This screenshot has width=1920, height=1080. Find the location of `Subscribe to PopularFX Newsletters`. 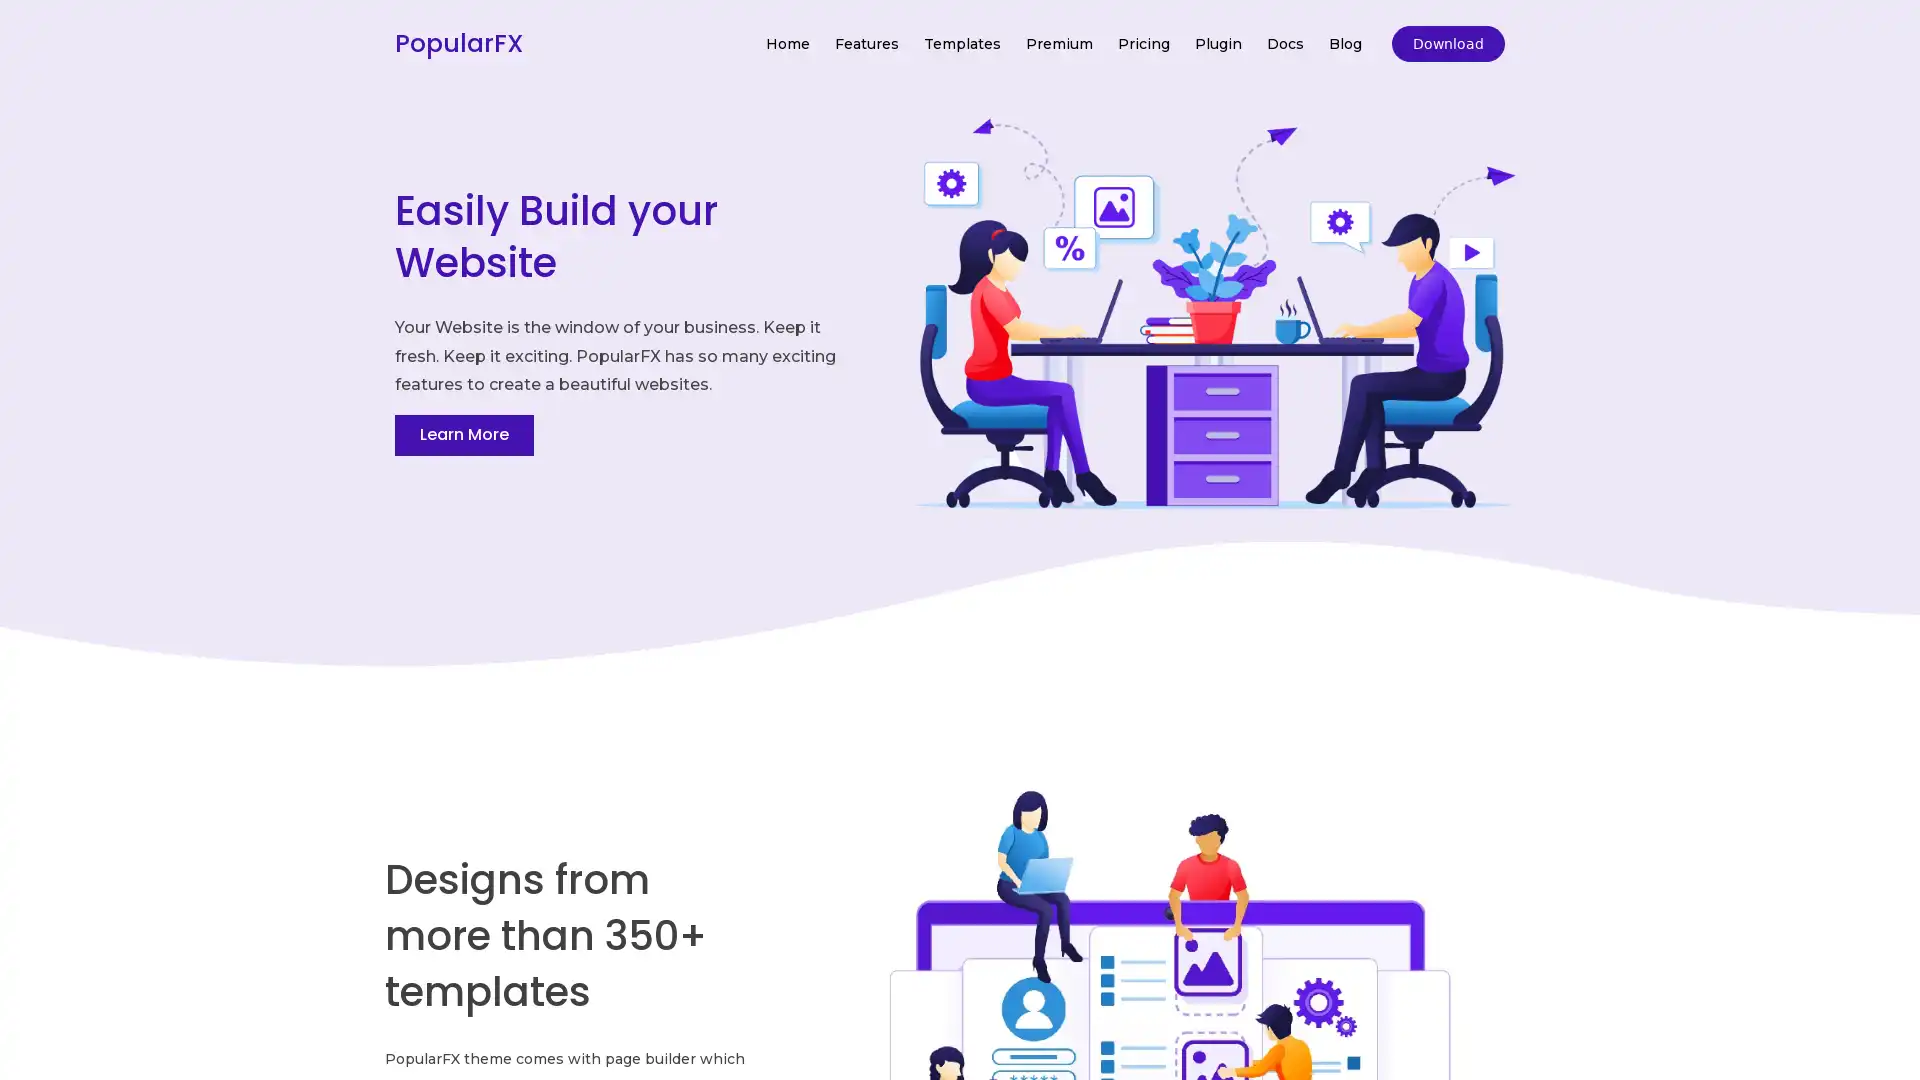

Subscribe to PopularFX Newsletters is located at coordinates (958, 501).